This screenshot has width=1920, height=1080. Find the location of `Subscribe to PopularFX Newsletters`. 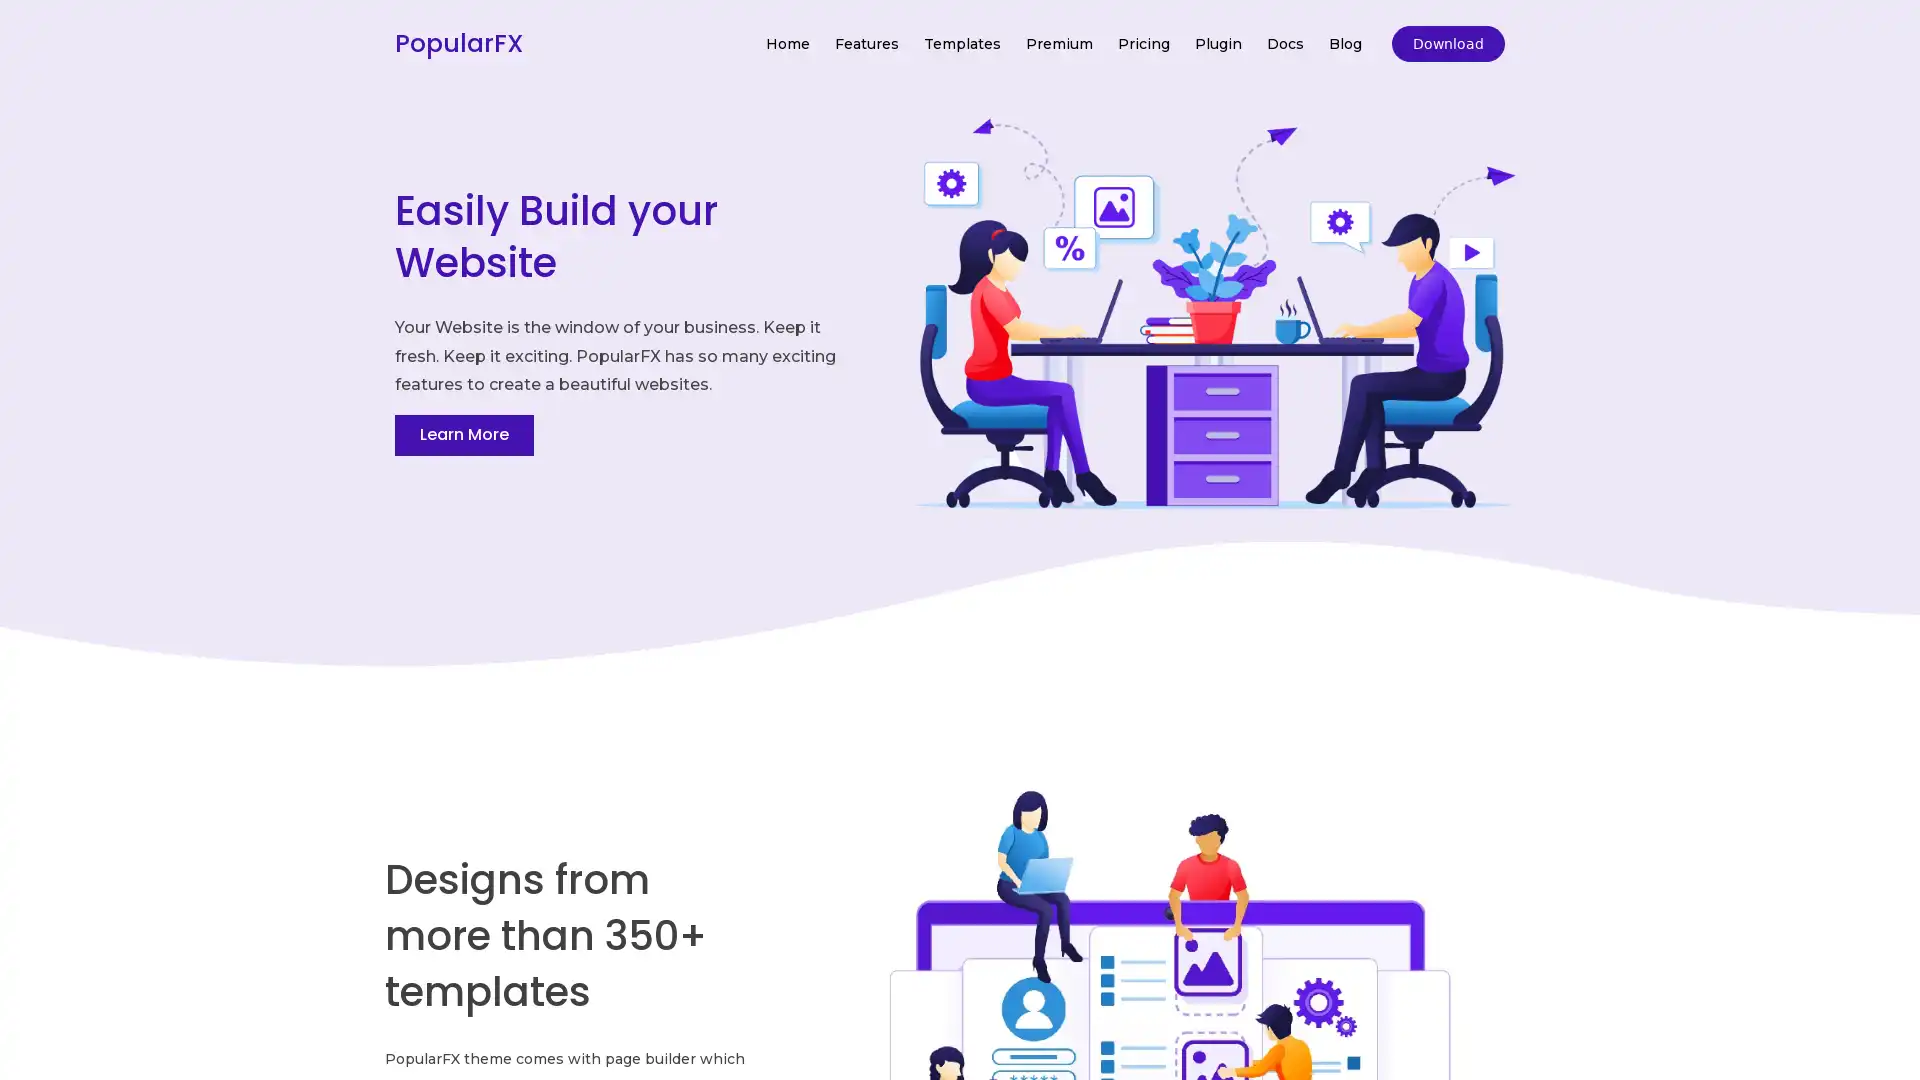

Subscribe to PopularFX Newsletters is located at coordinates (958, 501).